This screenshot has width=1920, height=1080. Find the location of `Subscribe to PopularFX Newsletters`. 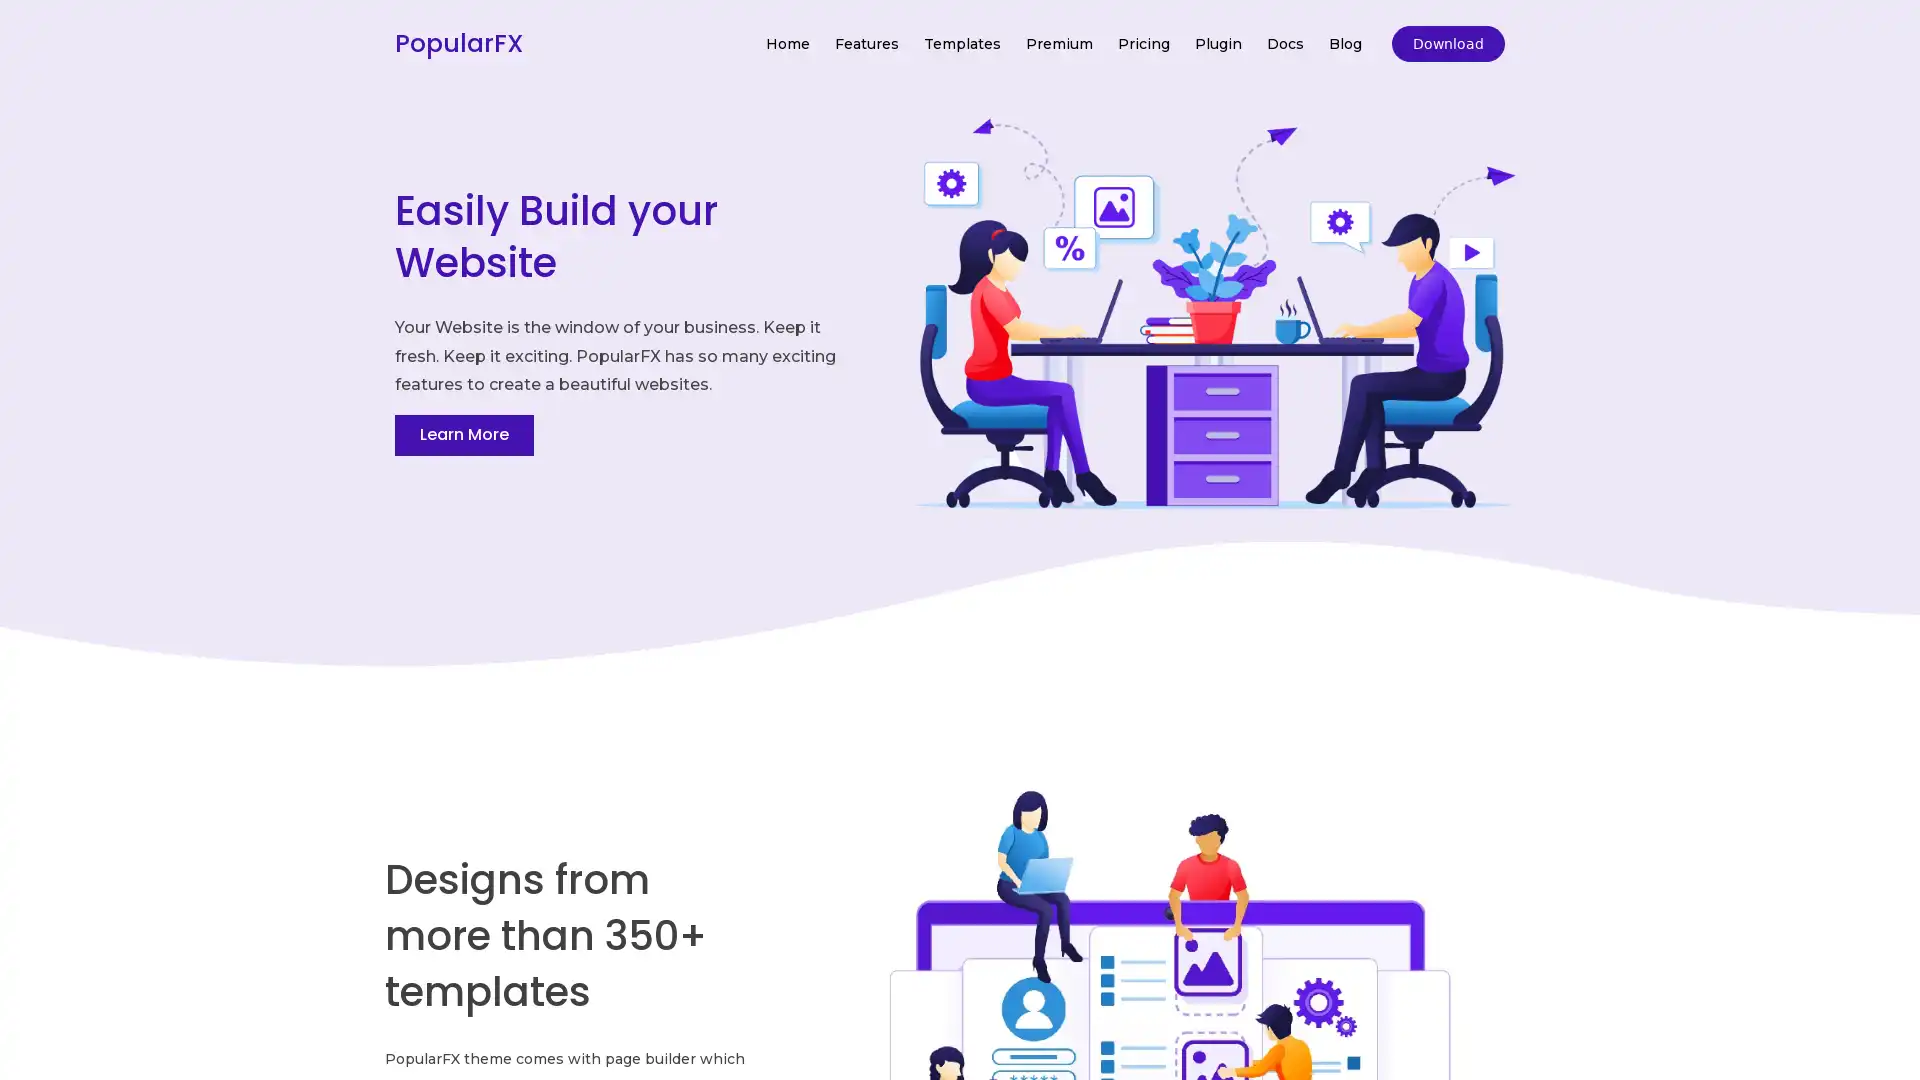

Subscribe to PopularFX Newsletters is located at coordinates (958, 501).